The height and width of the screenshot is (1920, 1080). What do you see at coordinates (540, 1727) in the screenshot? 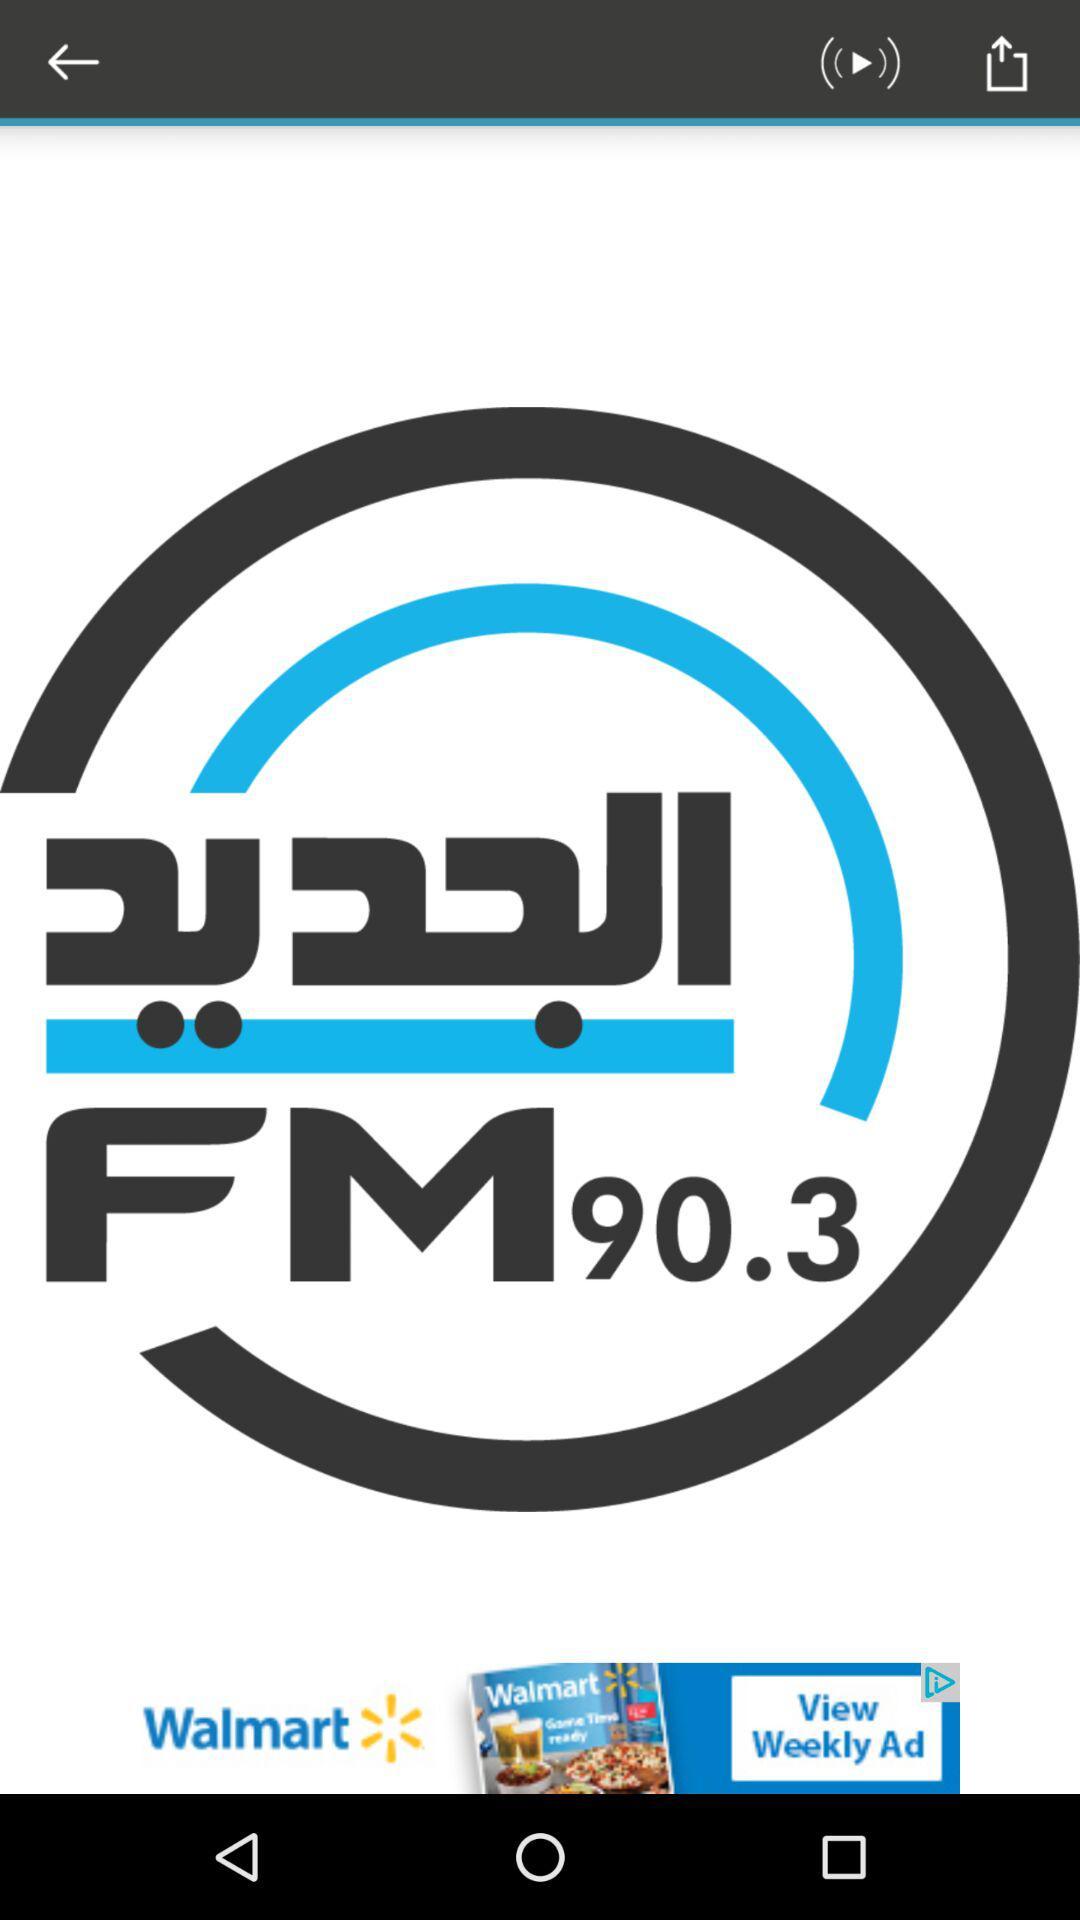
I see `advetisment page` at bounding box center [540, 1727].